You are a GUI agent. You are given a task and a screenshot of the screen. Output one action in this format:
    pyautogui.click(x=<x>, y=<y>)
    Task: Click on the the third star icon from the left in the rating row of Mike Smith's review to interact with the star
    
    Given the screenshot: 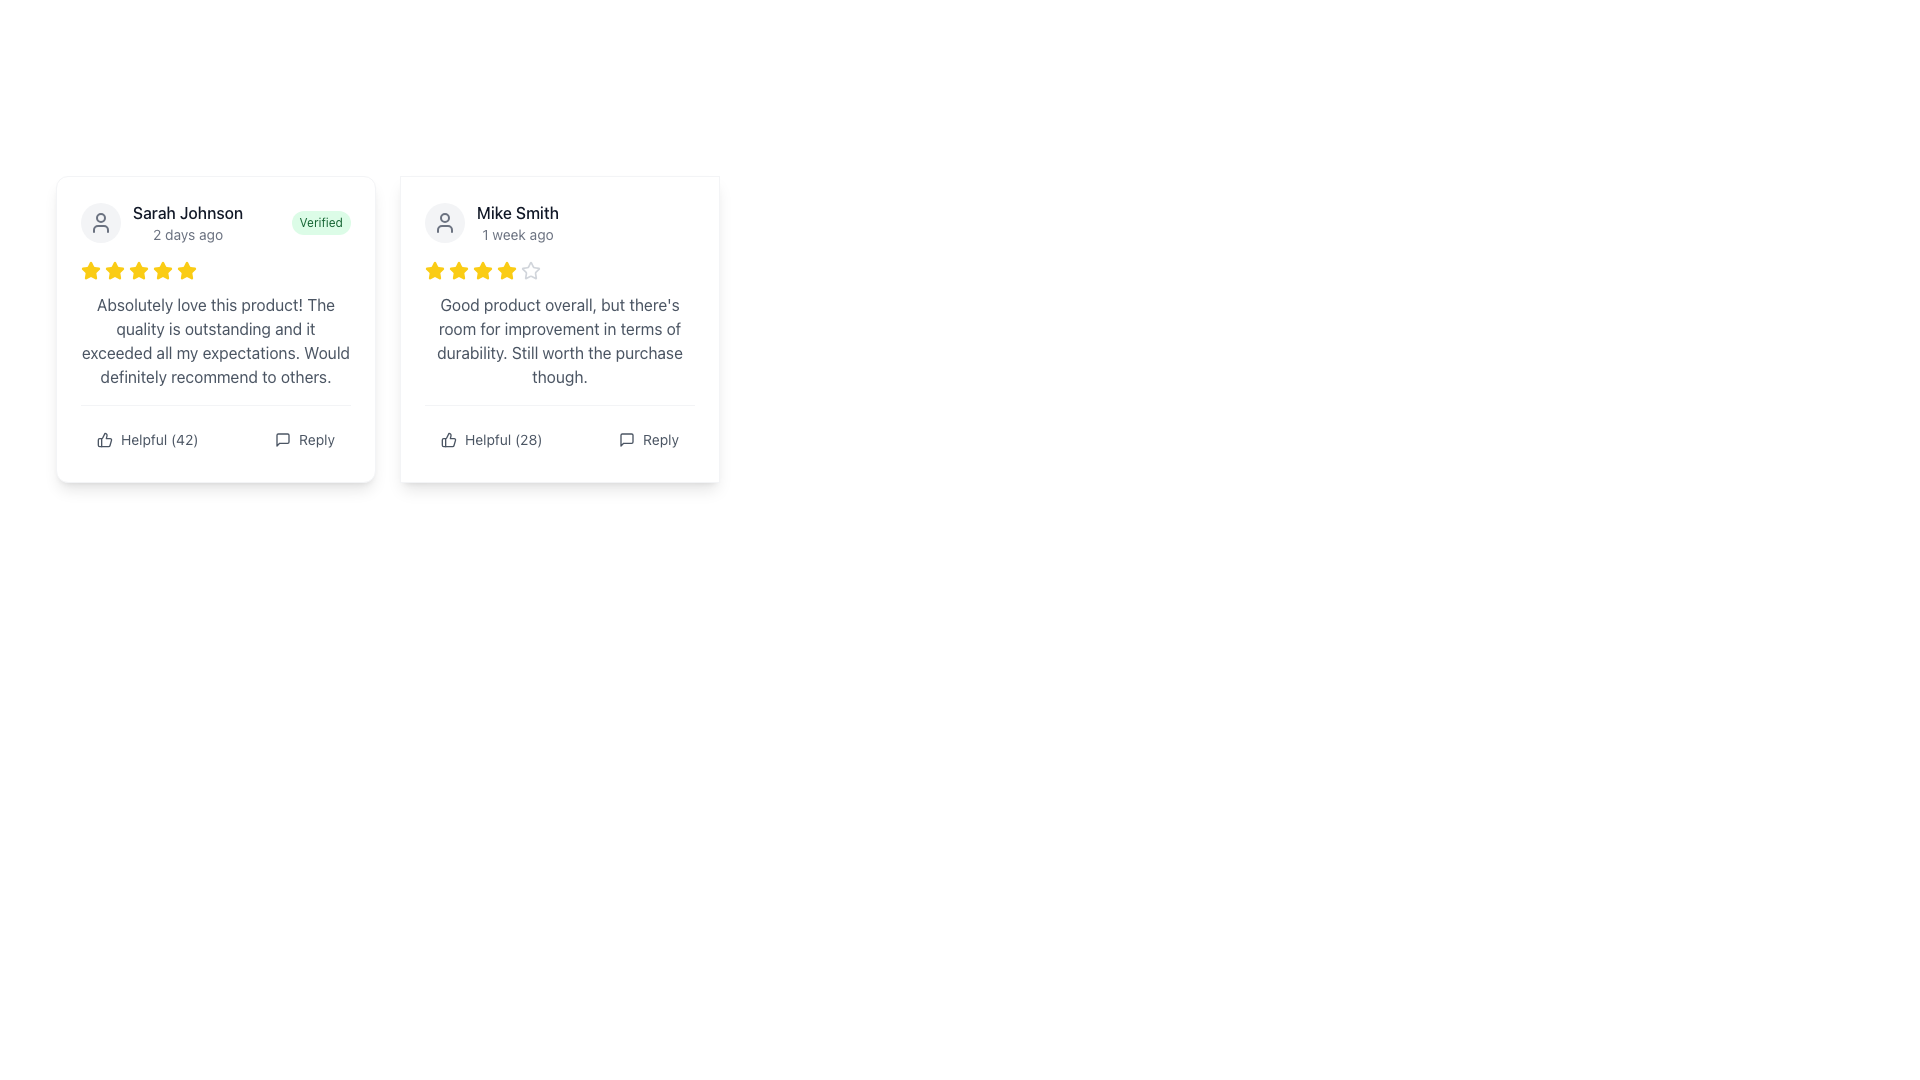 What is the action you would take?
    pyautogui.click(x=458, y=270)
    